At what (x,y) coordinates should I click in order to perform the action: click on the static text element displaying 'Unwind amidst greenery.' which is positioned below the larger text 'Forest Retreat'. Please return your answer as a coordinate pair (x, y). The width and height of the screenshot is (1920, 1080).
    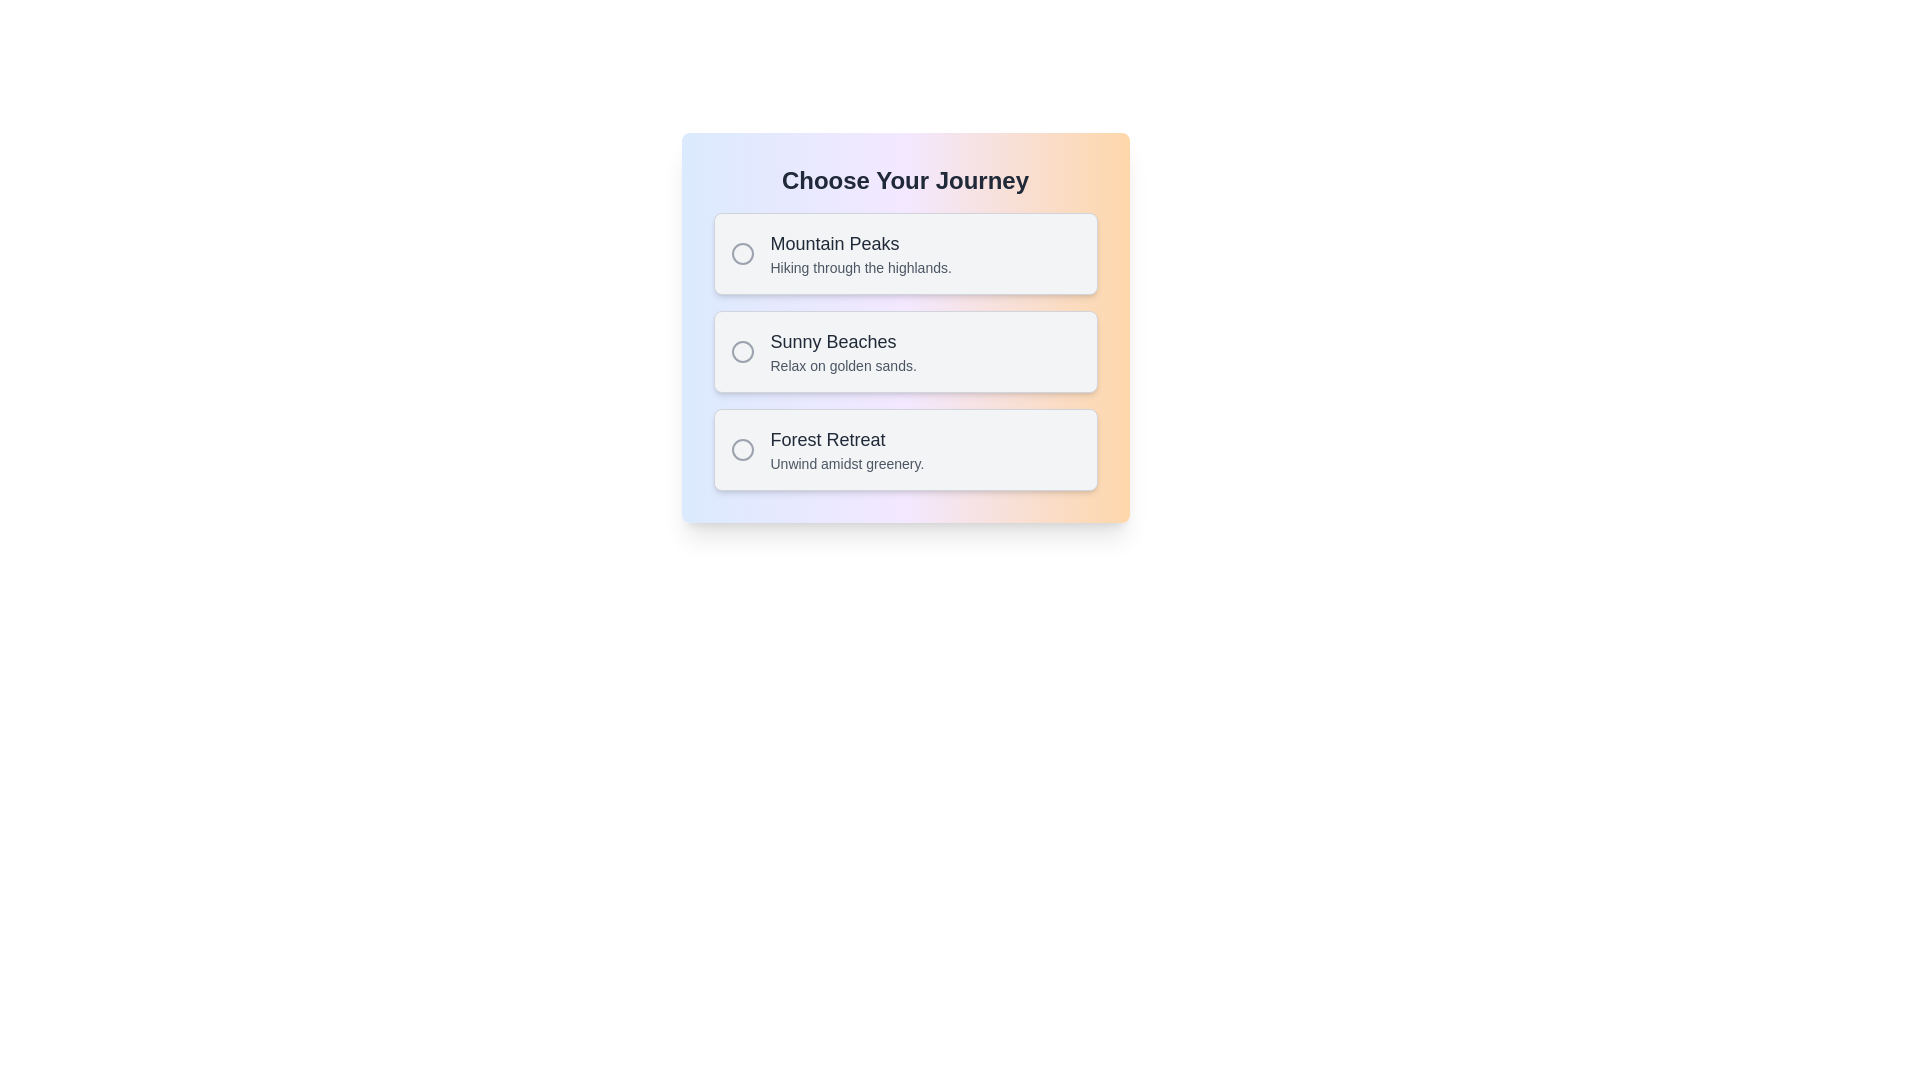
    Looking at the image, I should click on (847, 463).